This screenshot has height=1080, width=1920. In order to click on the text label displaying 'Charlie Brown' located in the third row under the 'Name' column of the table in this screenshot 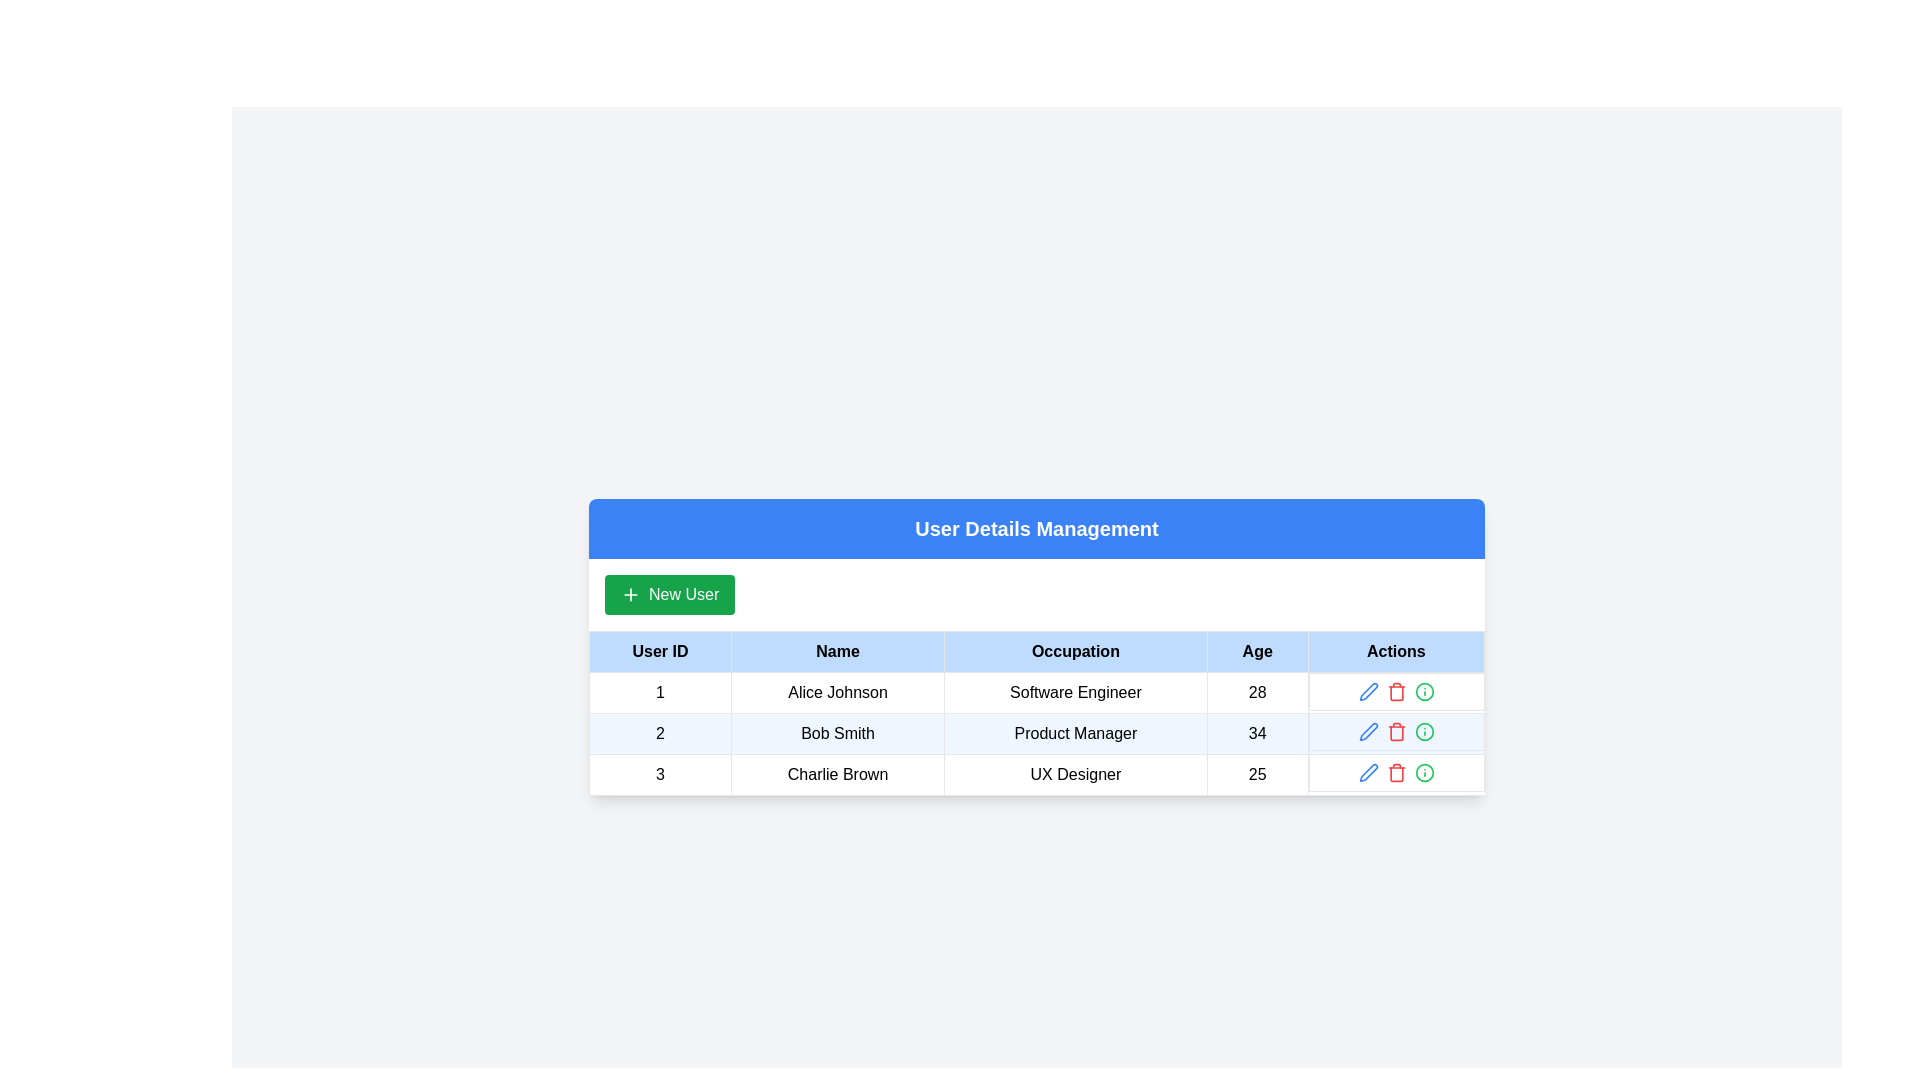, I will do `click(838, 773)`.